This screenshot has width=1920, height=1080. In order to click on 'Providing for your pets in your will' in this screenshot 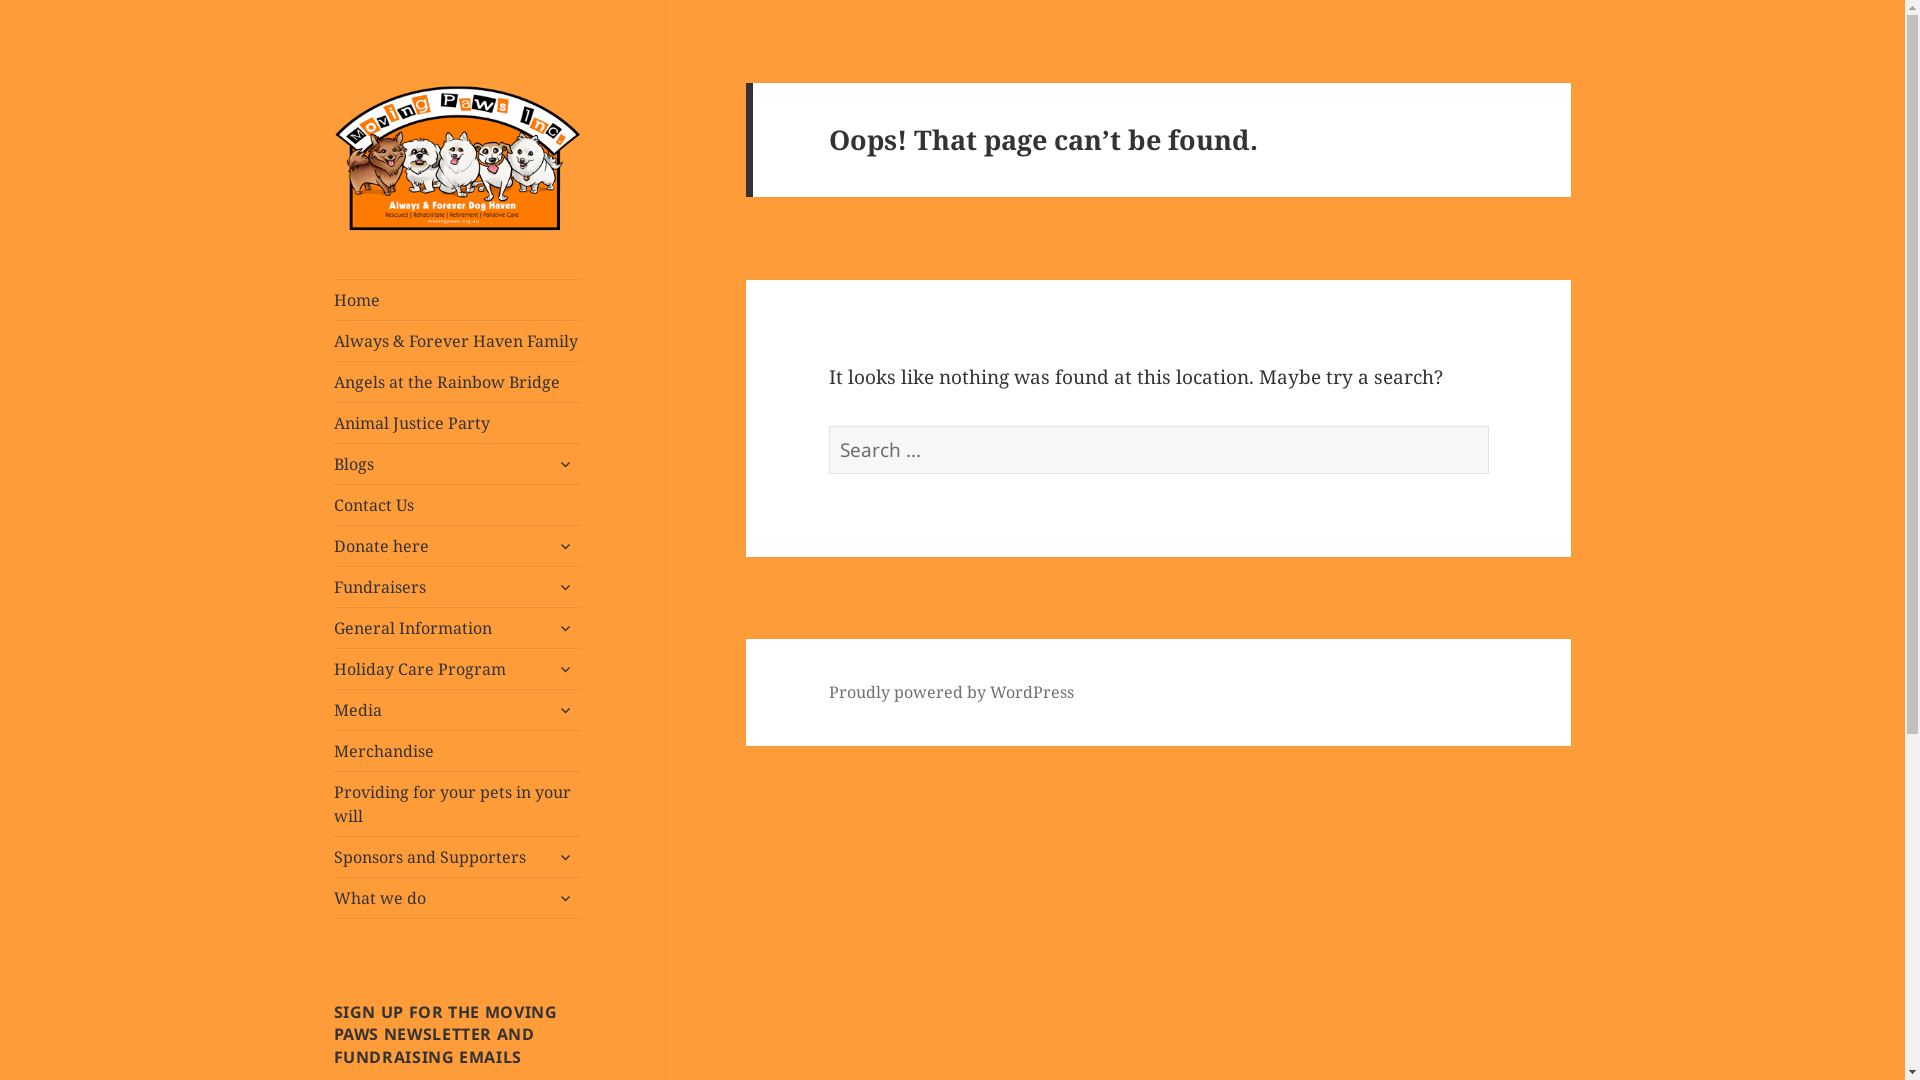, I will do `click(456, 802)`.